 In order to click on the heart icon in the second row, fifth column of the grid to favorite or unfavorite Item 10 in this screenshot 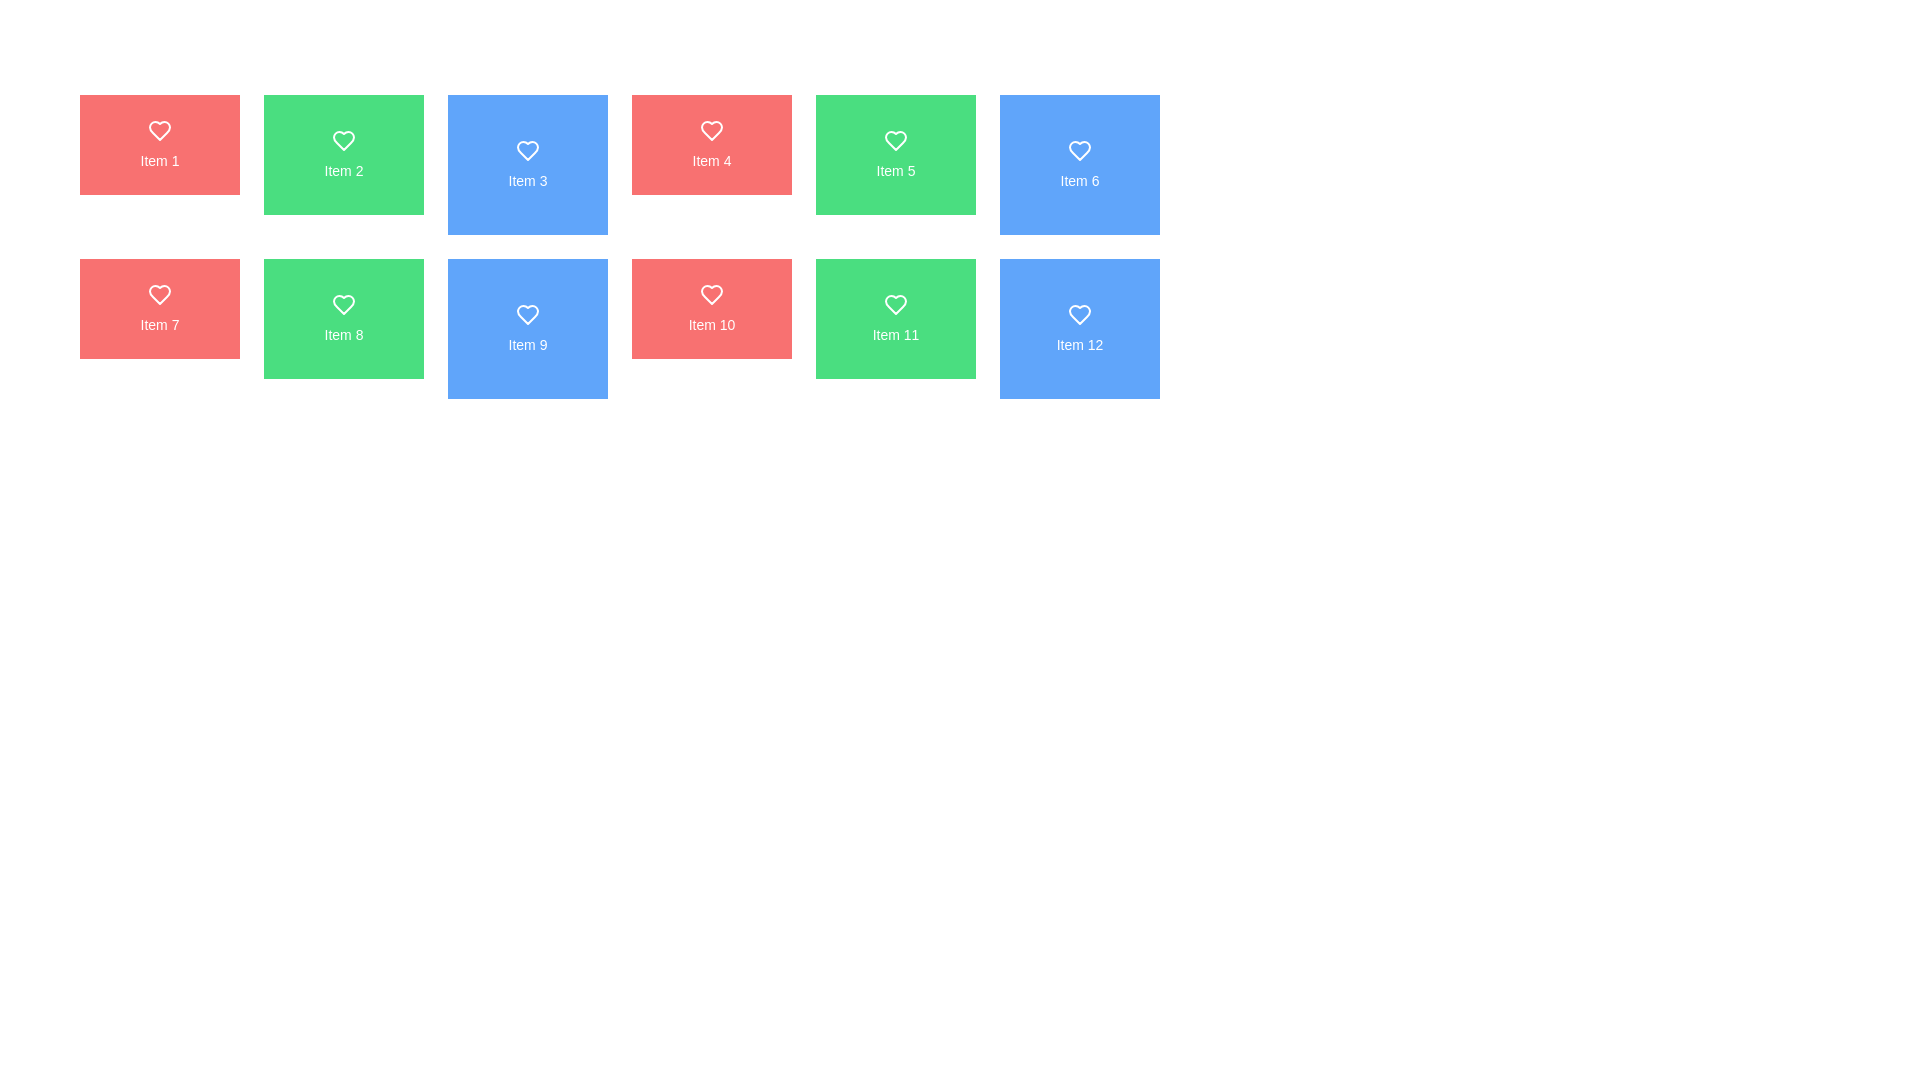, I will do `click(711, 294)`.